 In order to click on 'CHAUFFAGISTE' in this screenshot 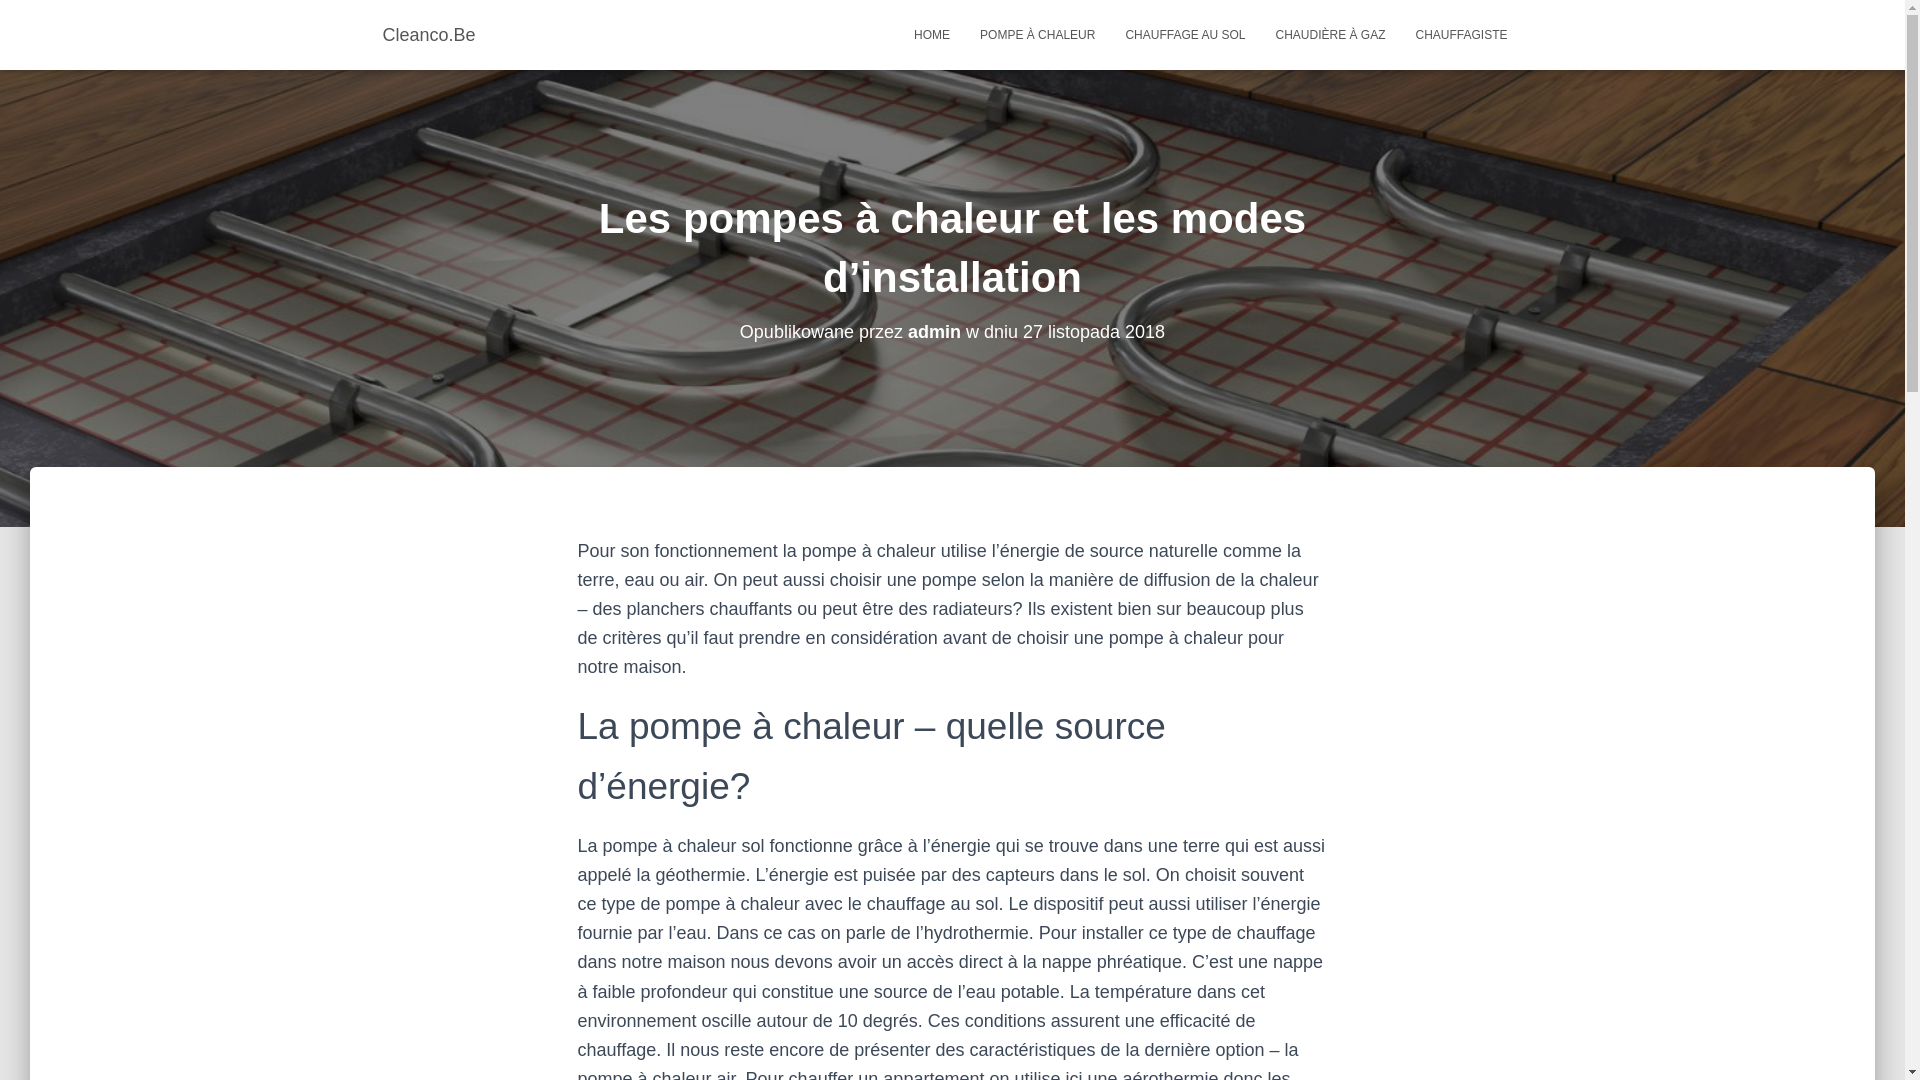, I will do `click(1460, 34)`.